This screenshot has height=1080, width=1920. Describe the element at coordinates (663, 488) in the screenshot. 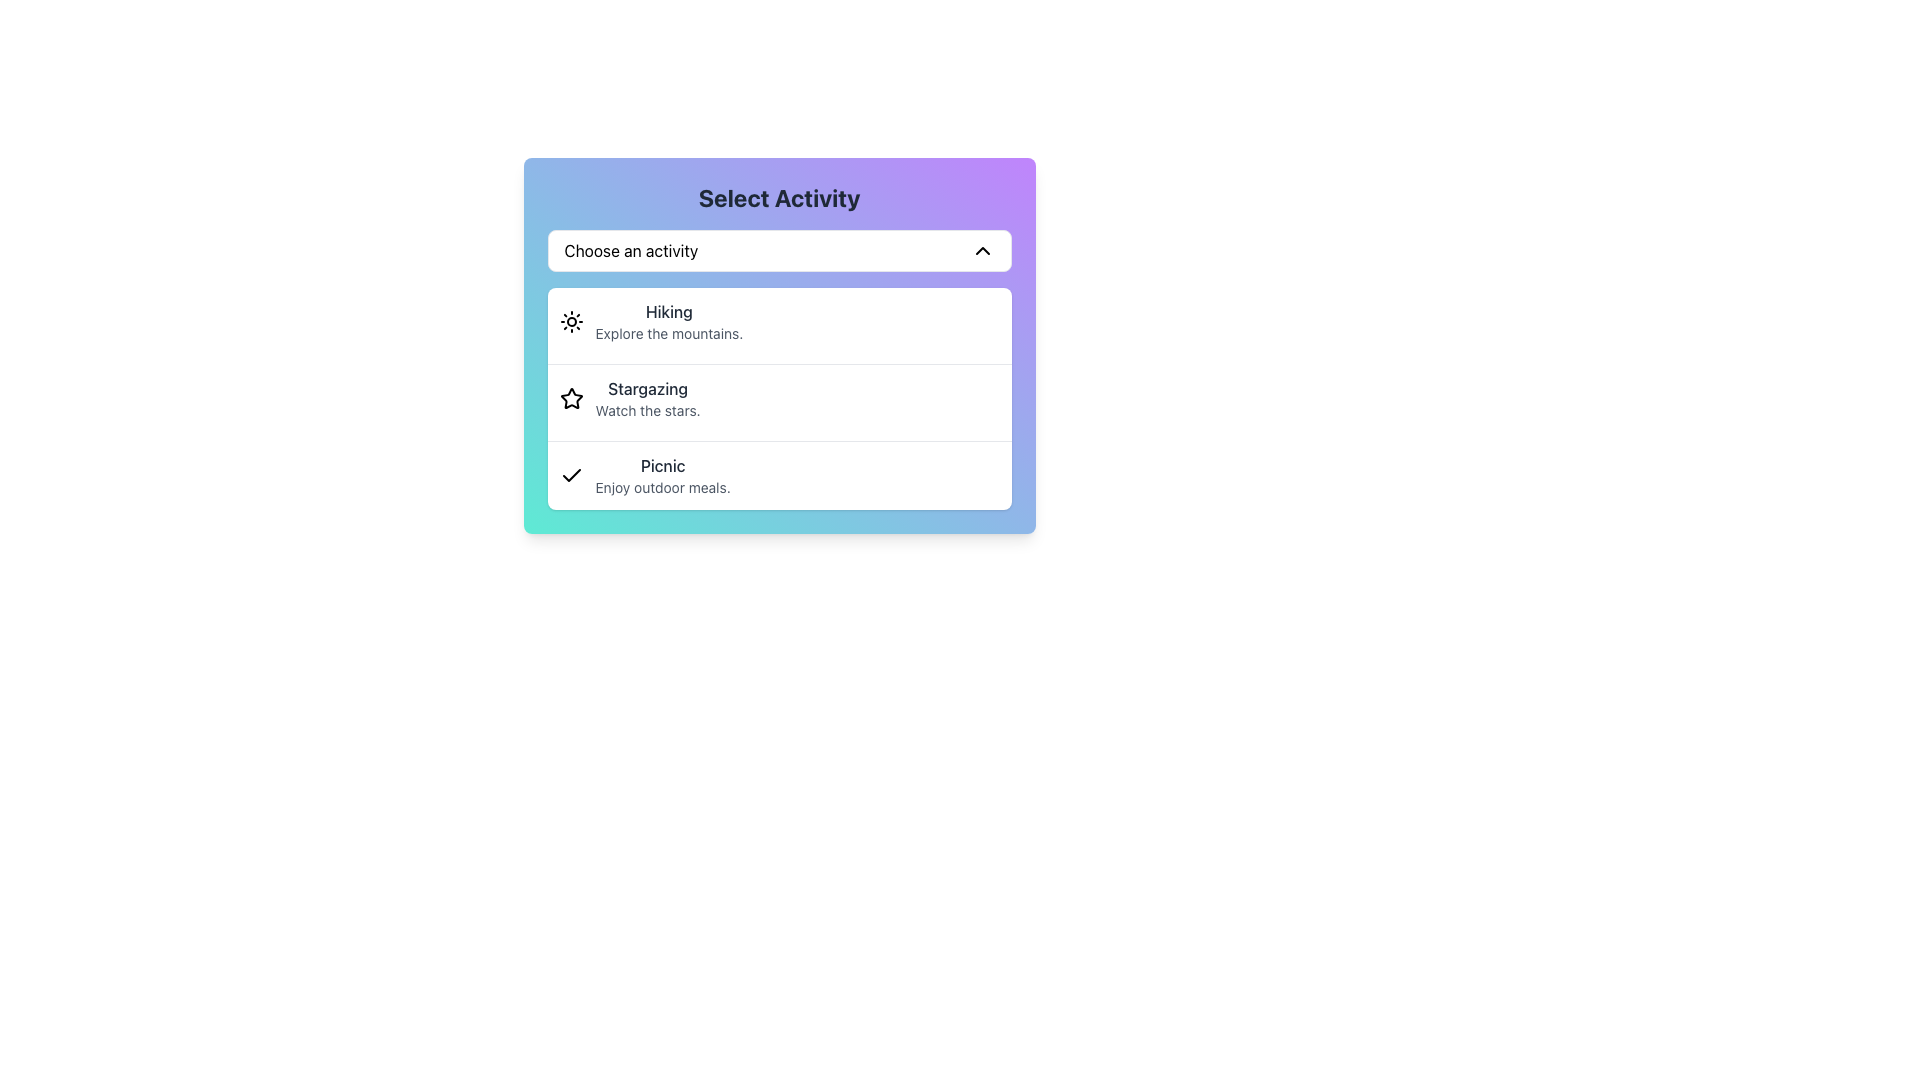

I see `text label that says 'Enjoy outdoor meals.' located below the 'Picnic' option in the dropdown under 'Select Activity'` at that location.